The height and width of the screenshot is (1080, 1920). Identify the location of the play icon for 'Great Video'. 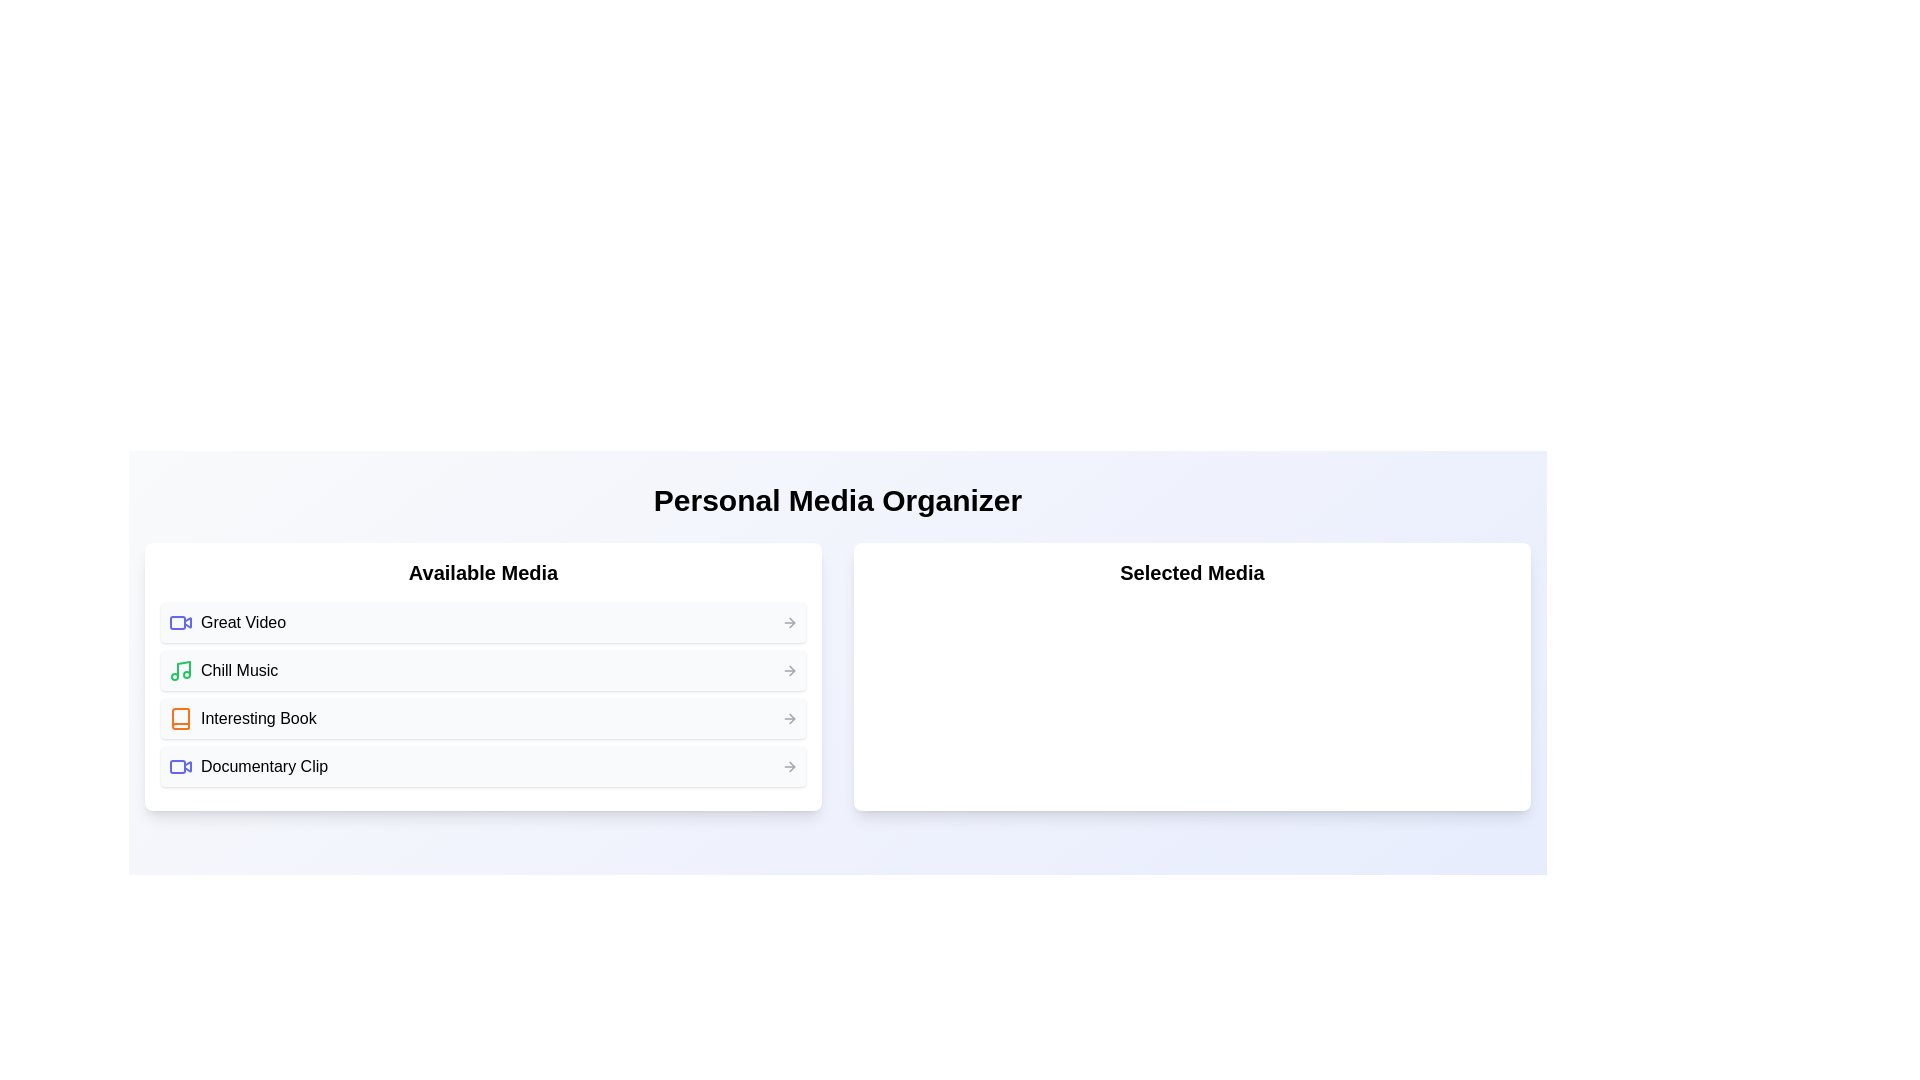
(187, 620).